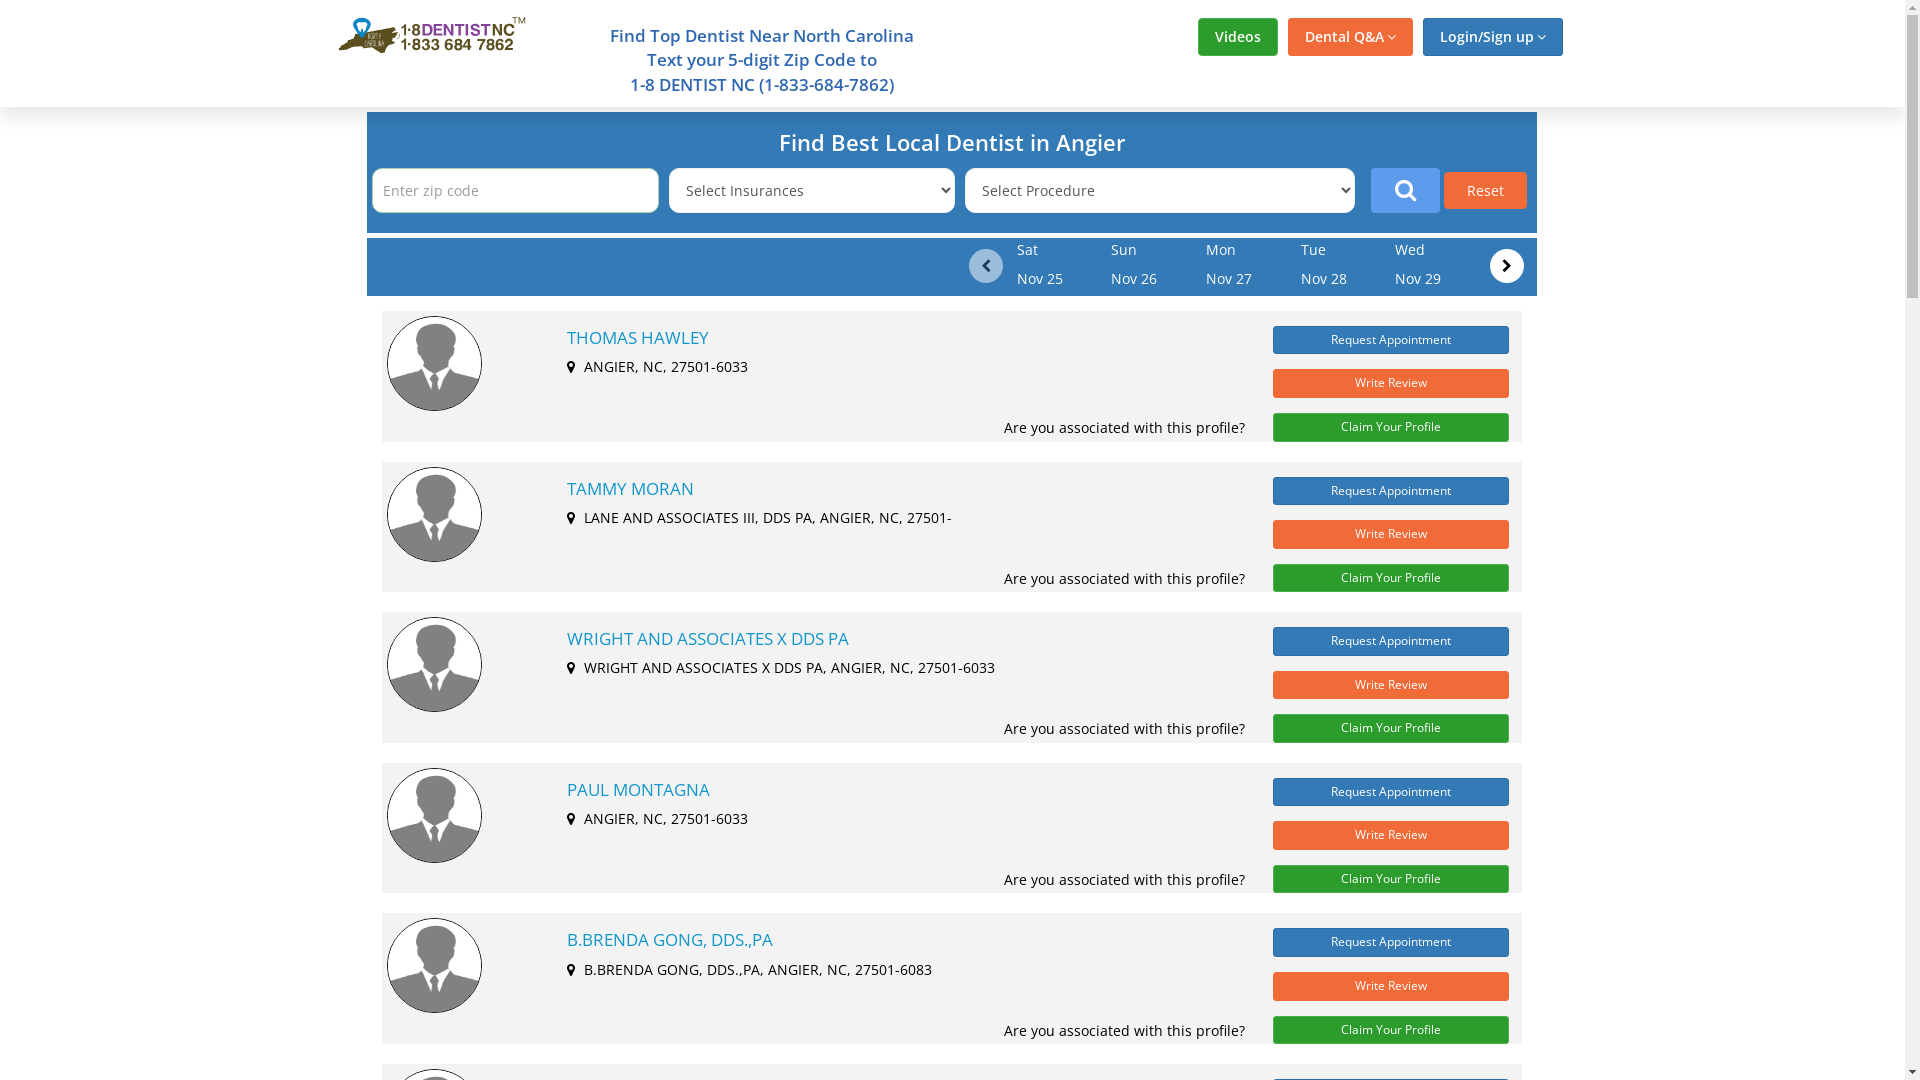 The width and height of the screenshot is (1920, 1080). Describe the element at coordinates (1492, 37) in the screenshot. I see `'Login/Sign up'` at that location.